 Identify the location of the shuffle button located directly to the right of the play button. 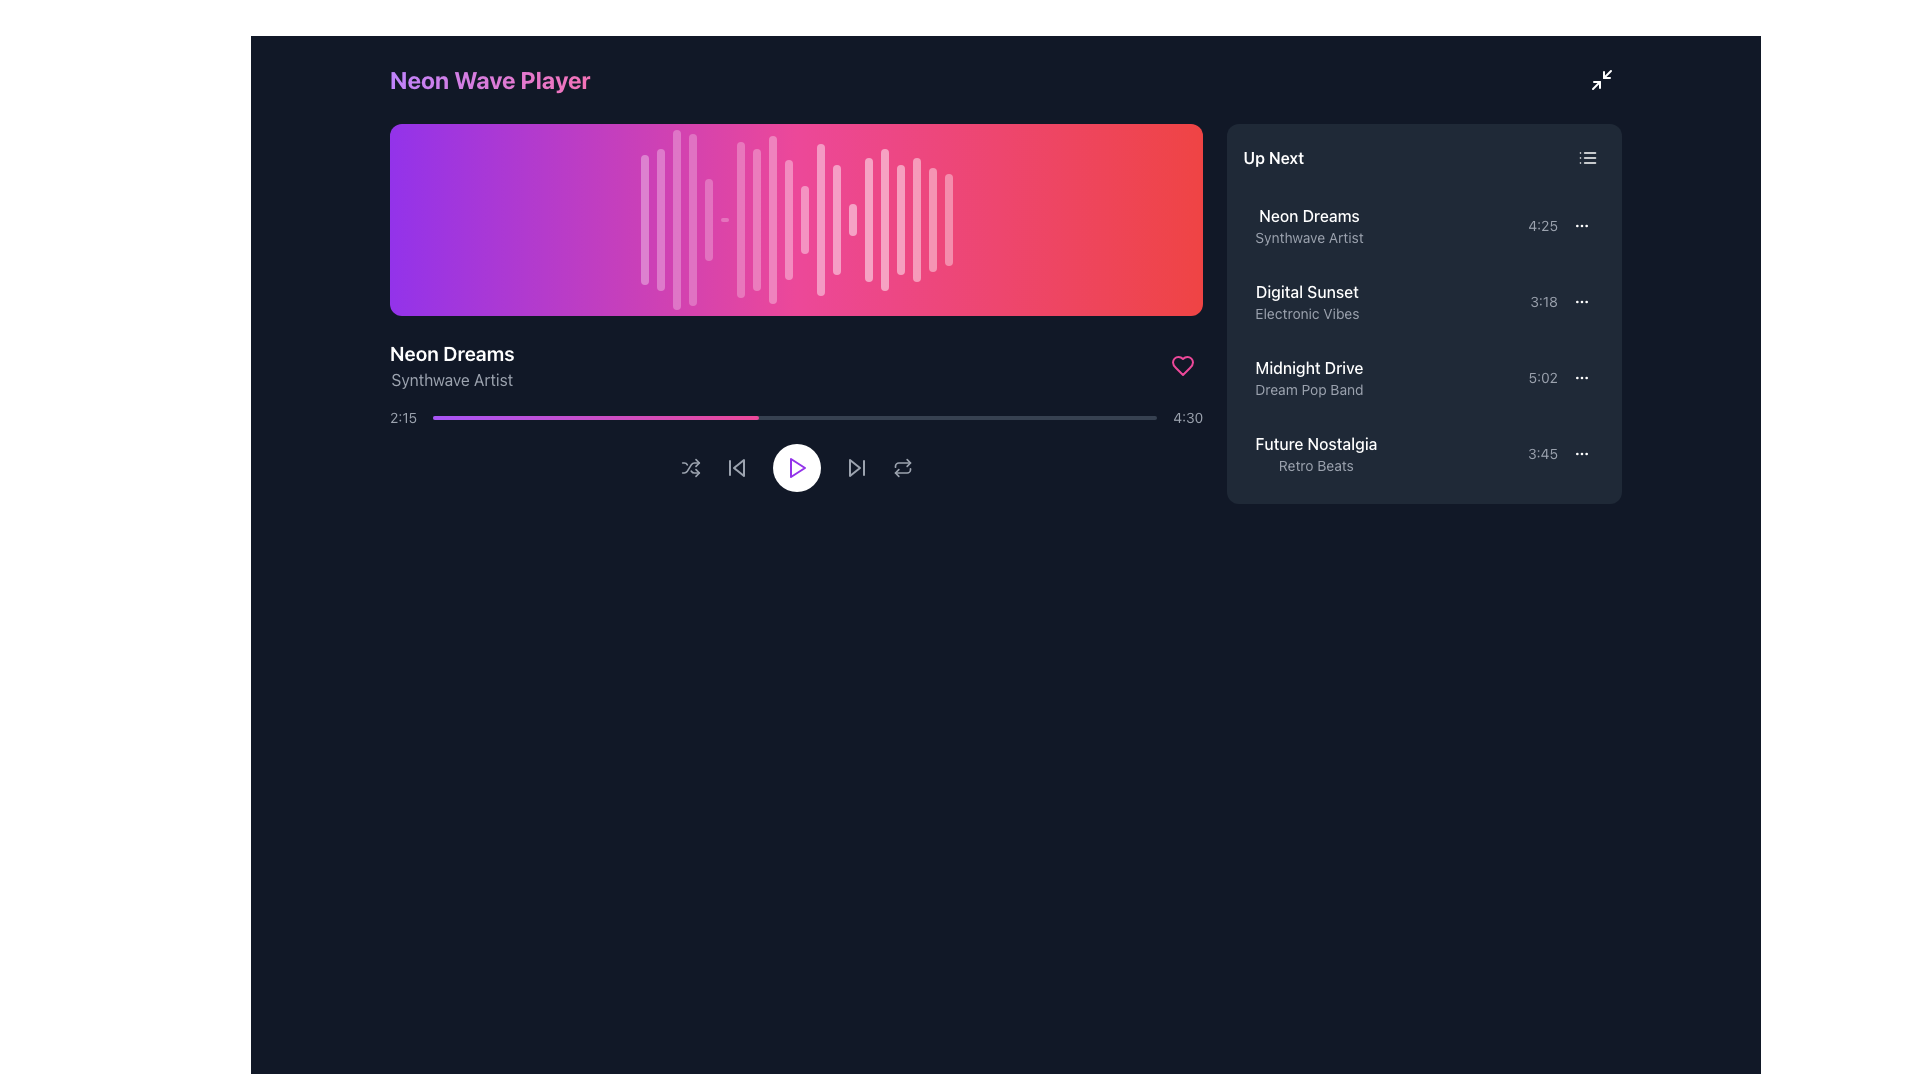
(690, 467).